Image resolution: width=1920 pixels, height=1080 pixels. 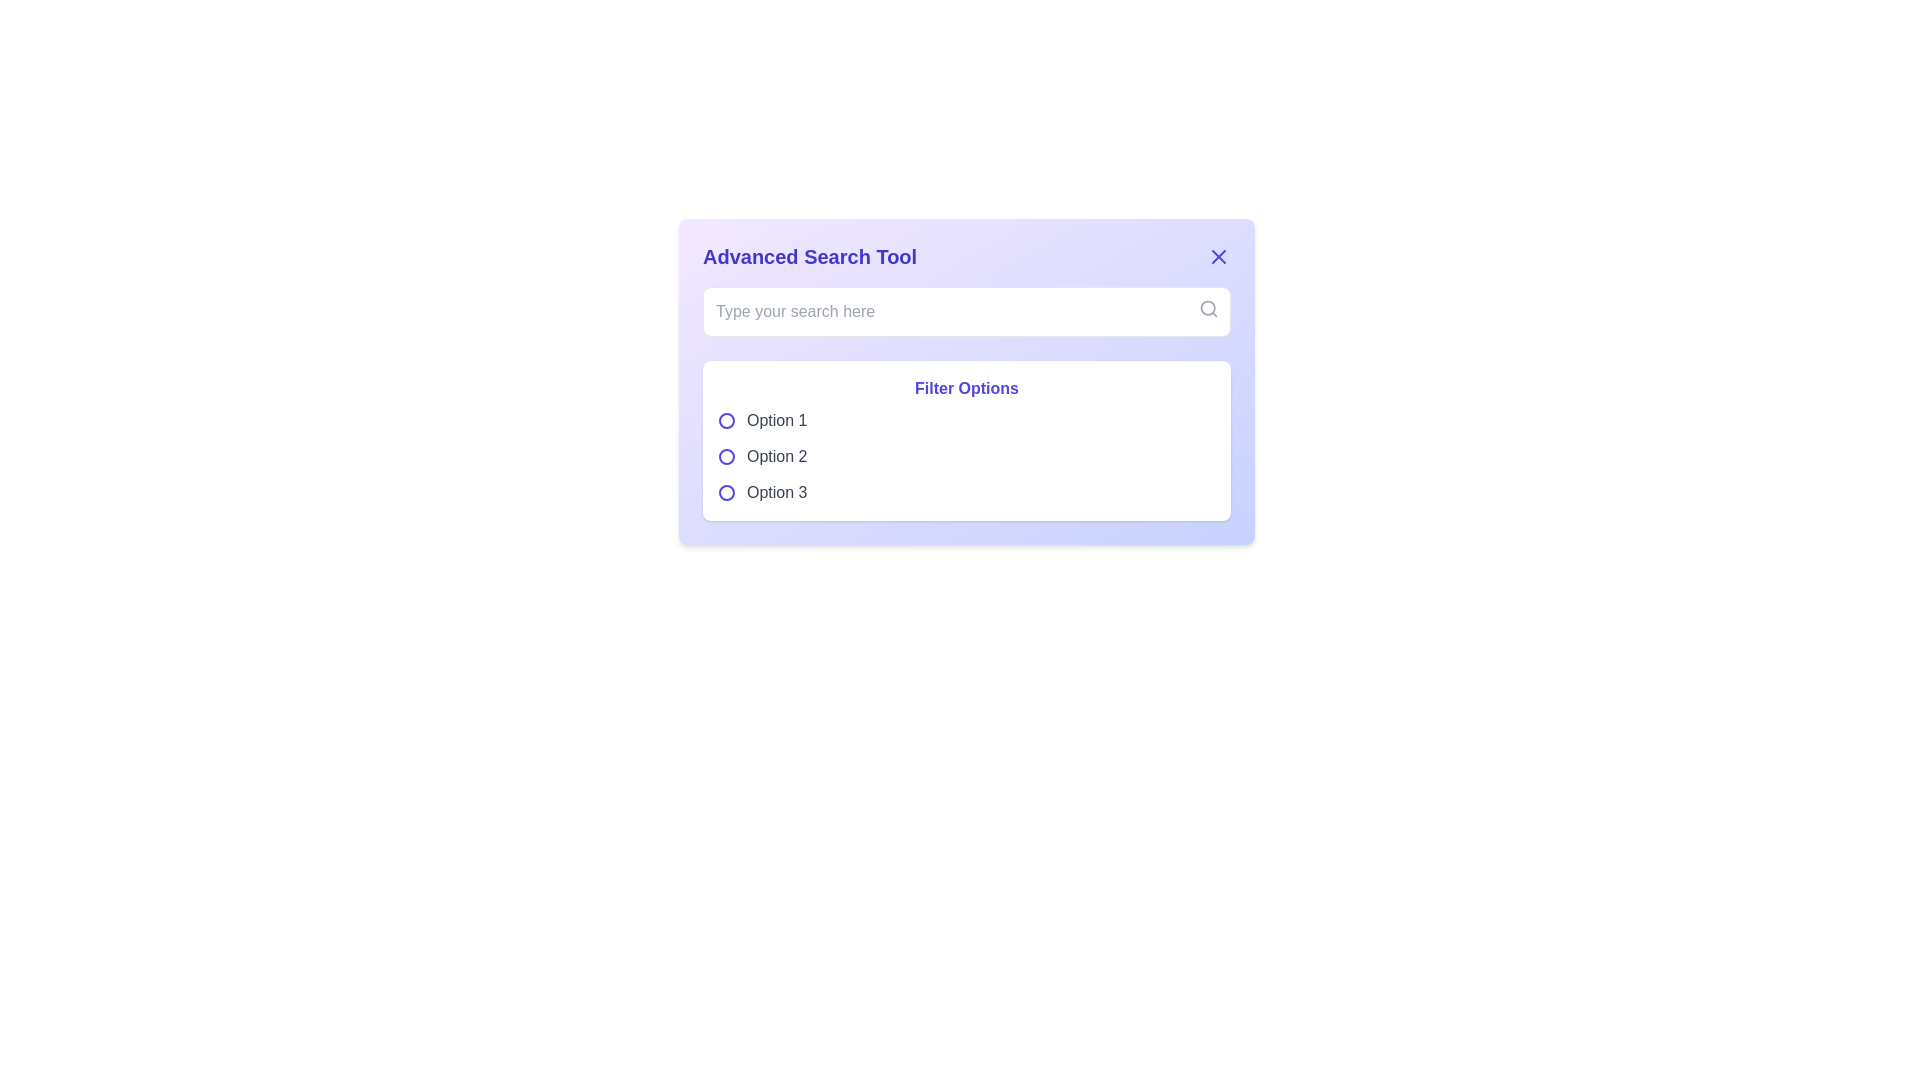 What do you see at coordinates (1207, 308) in the screenshot?
I see `the circular lens of the magnifying glass icon, which represents the search functionality, located at the far right of the search input field` at bounding box center [1207, 308].